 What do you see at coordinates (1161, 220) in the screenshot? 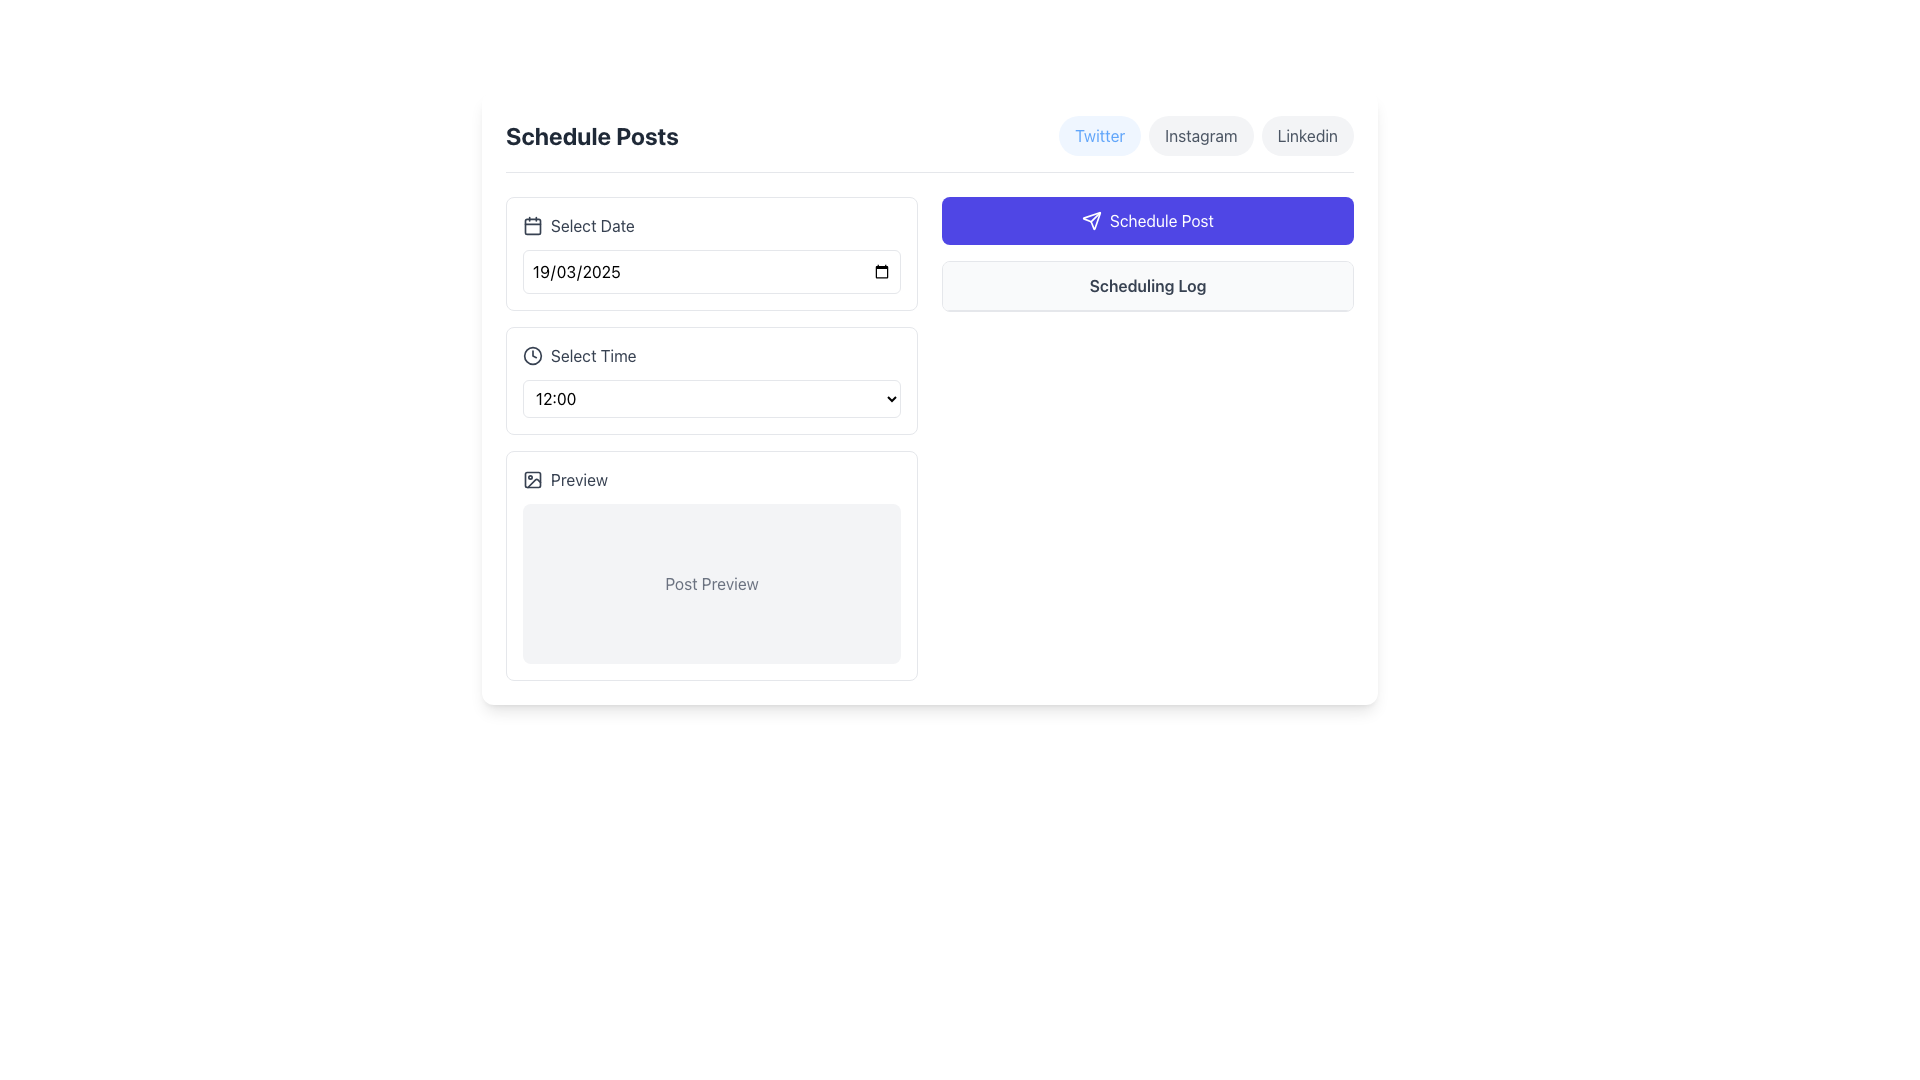
I see `the 'Schedule Post' static text displayed on a purple button with rounded edges` at bounding box center [1161, 220].